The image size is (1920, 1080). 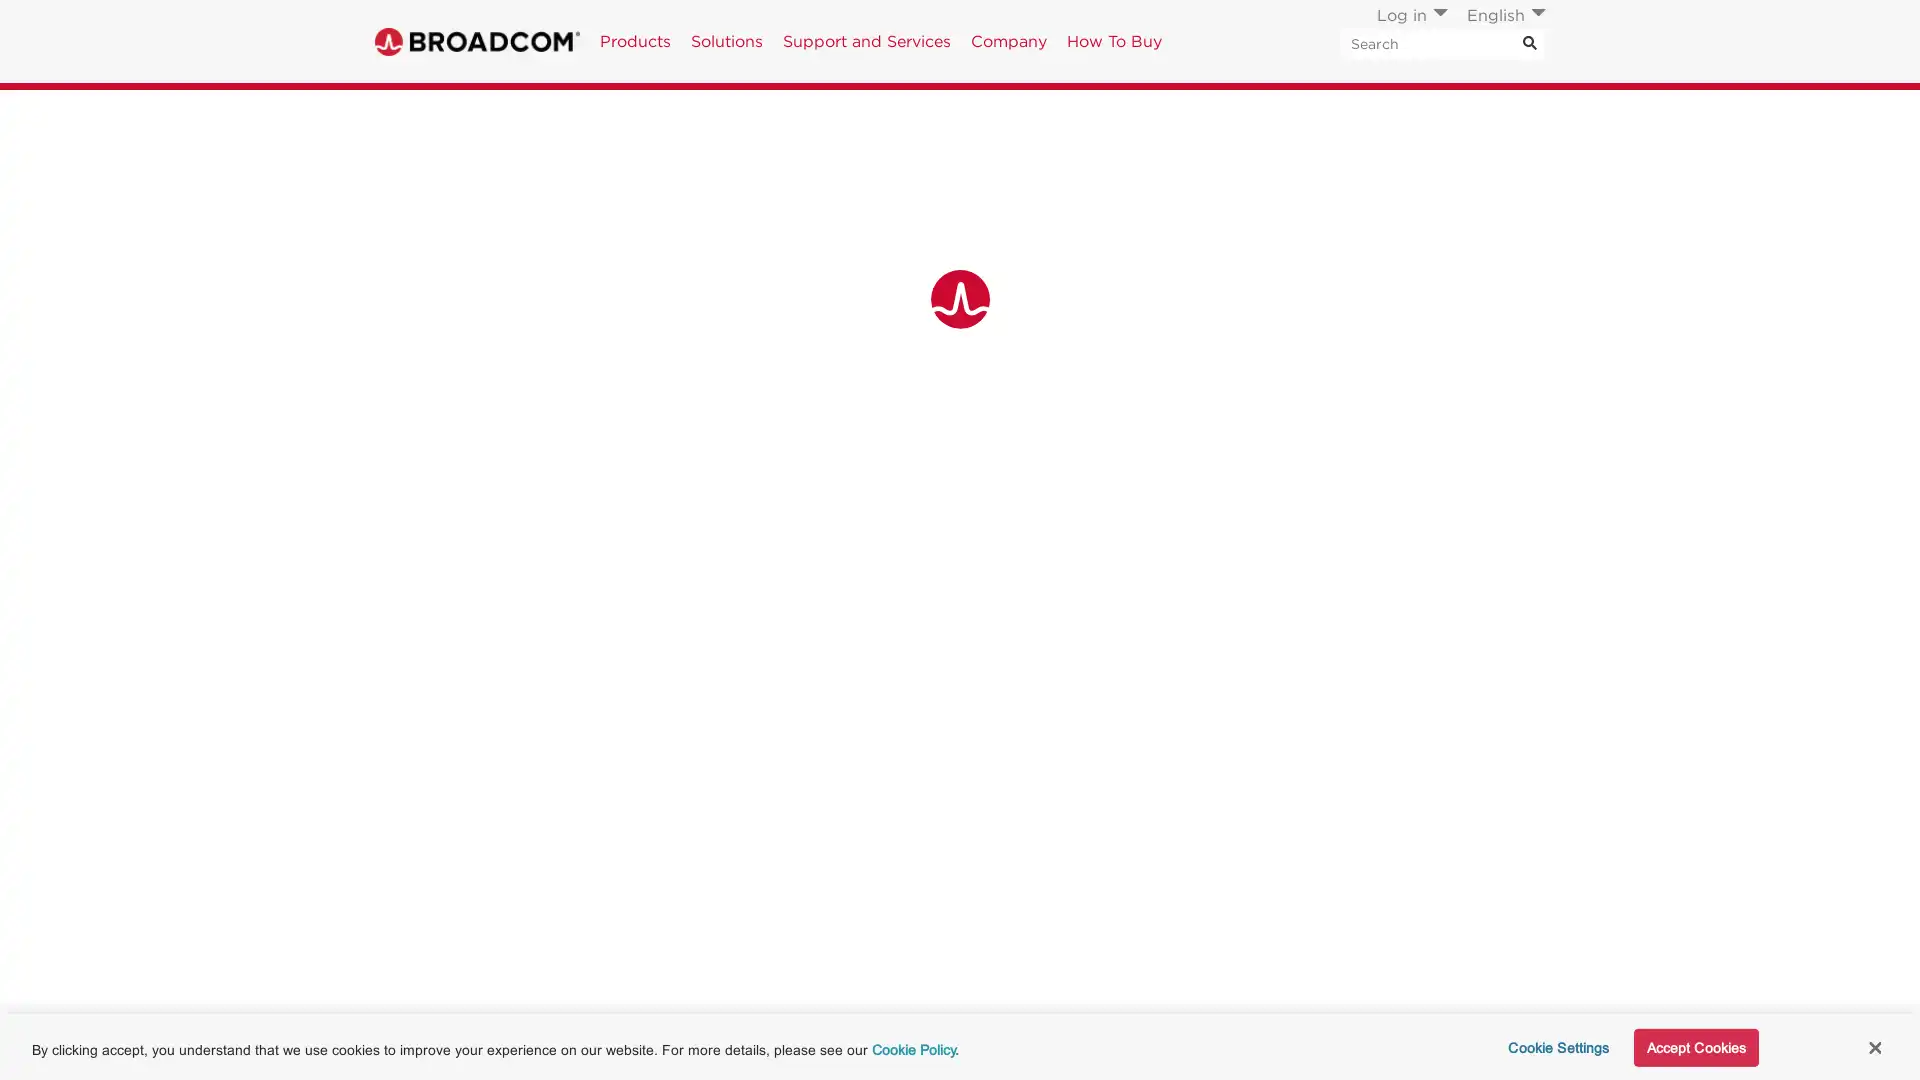 What do you see at coordinates (867, 41) in the screenshot?
I see `Support and Services` at bounding box center [867, 41].